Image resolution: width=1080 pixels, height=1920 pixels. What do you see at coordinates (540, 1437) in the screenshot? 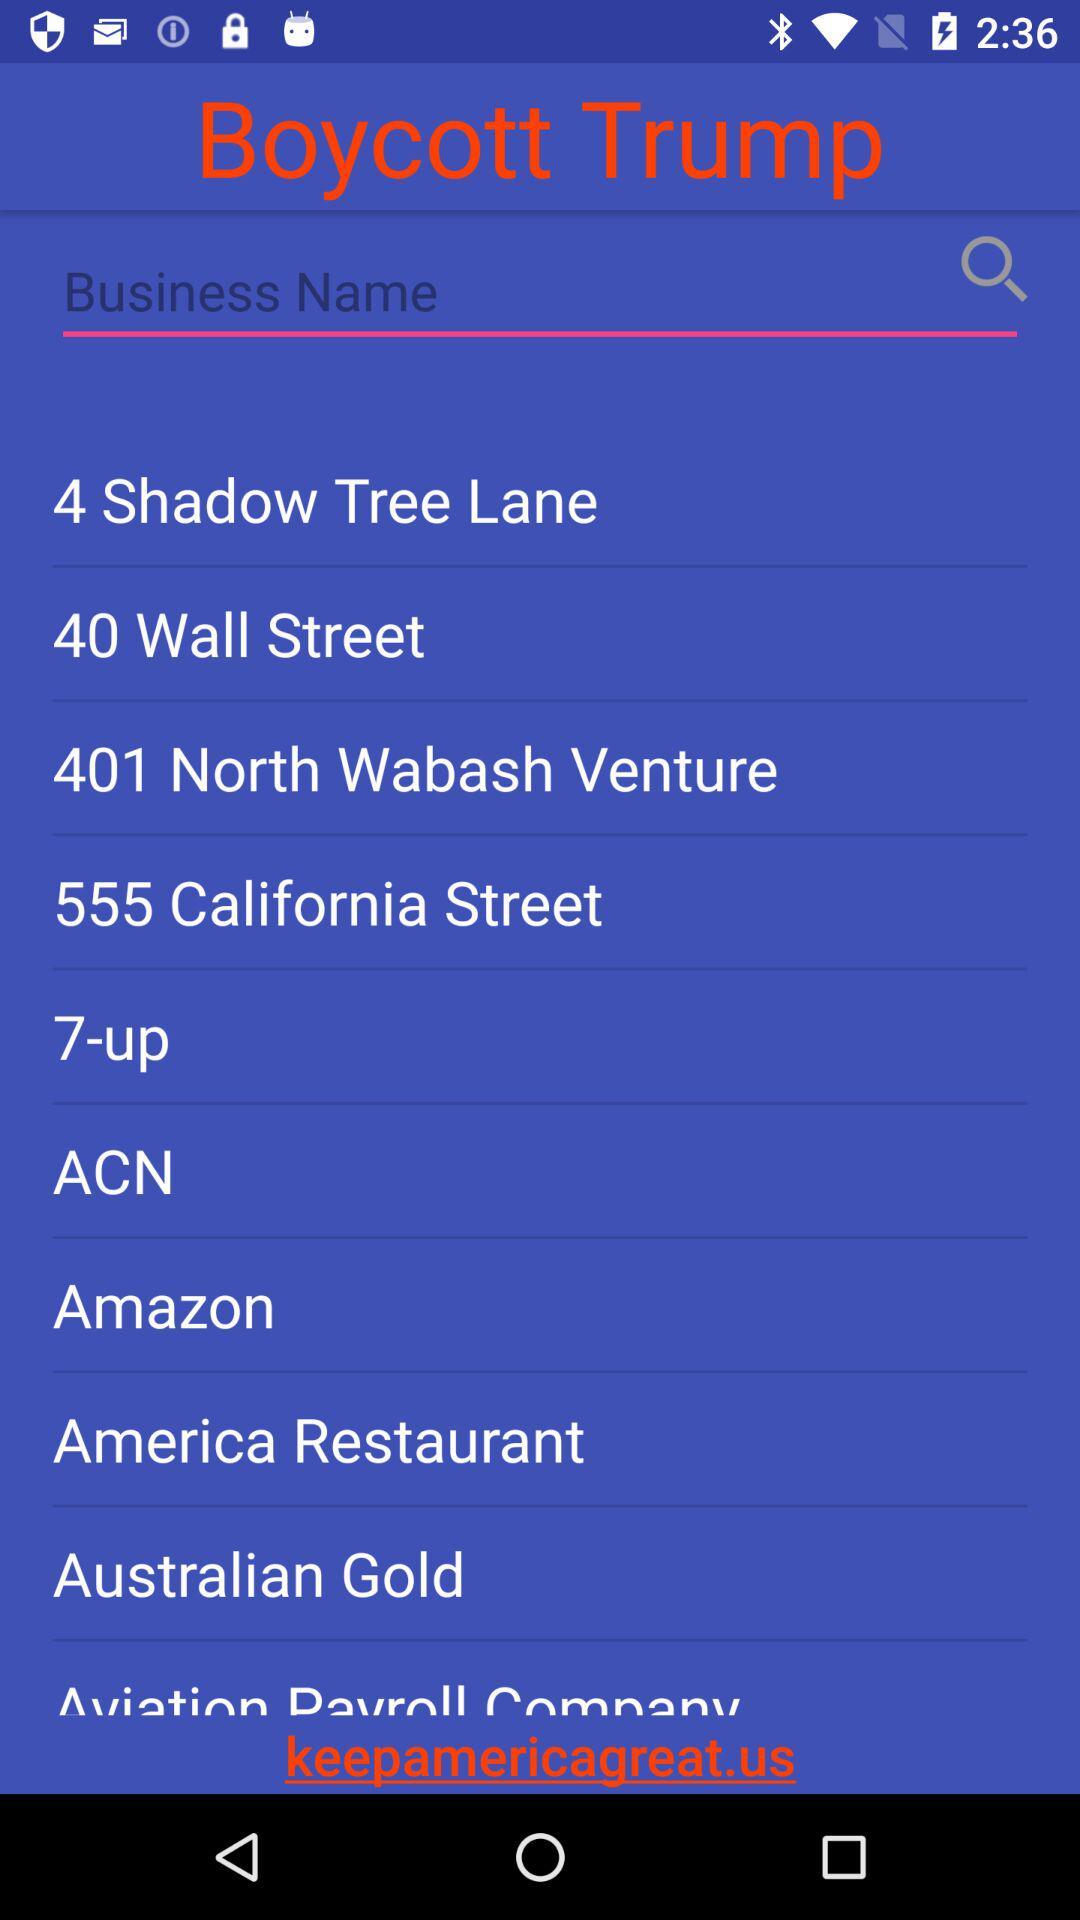
I see `the america restaurant` at bounding box center [540, 1437].